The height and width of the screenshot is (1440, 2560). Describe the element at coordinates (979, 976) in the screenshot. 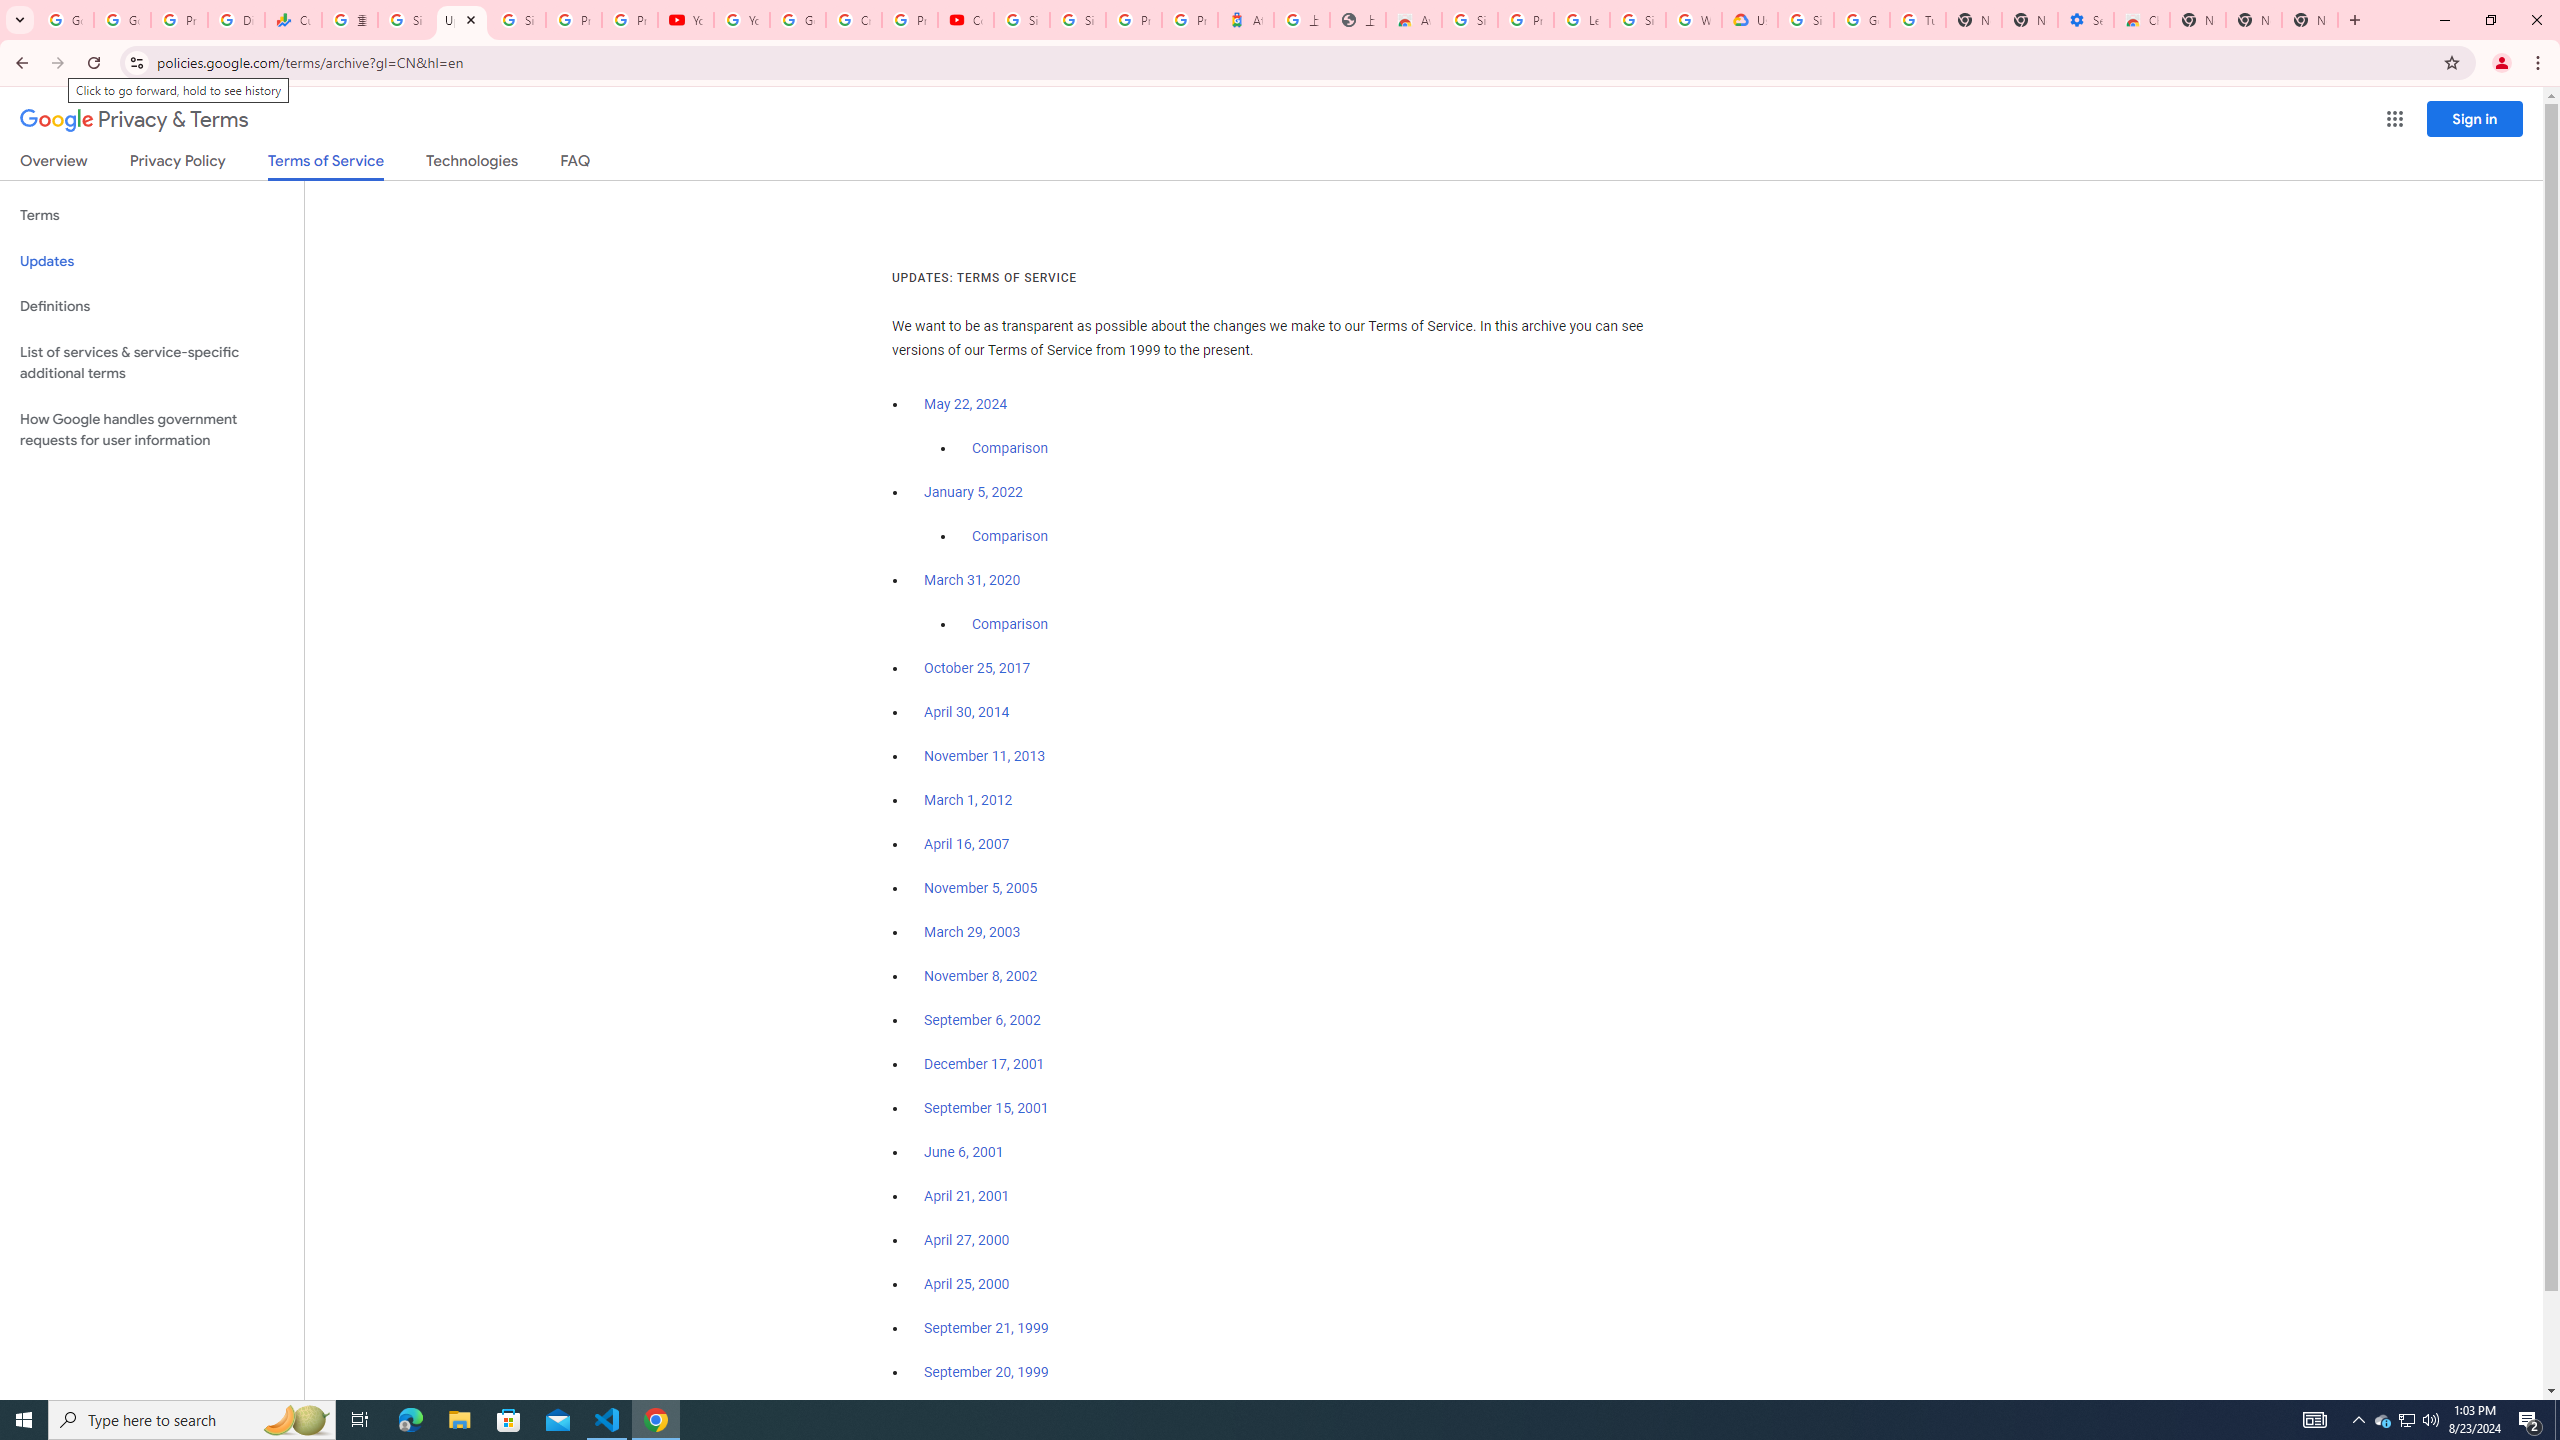

I see `'November 8, 2002'` at that location.